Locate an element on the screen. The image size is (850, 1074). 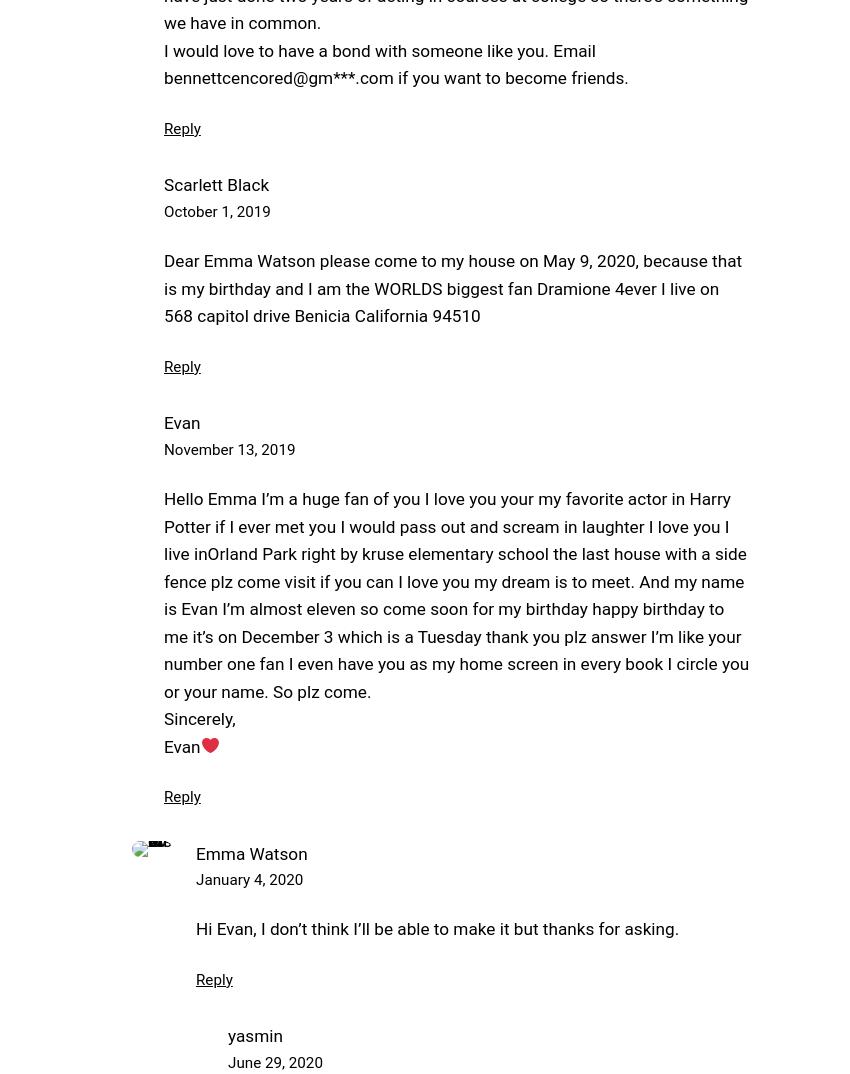
'Hello Emma I’m a huge fan of you I love you your my favorite actor in Harry Potter if I ever met you I would pass out and scream in laughter I love you I live inOrland Park right by kruse elementary school the last house with a side fence plz come visit if you can I love you my dream is to meet. And my name is Evan I’m almost eleven so come soon for my birthday happy birthday to me it’s on December 3 which is a Tuesday thank you plz answer I’m like your number one fan I even have you as my home screen in every book I circle you or your name. So plz come.' is located at coordinates (455, 594).